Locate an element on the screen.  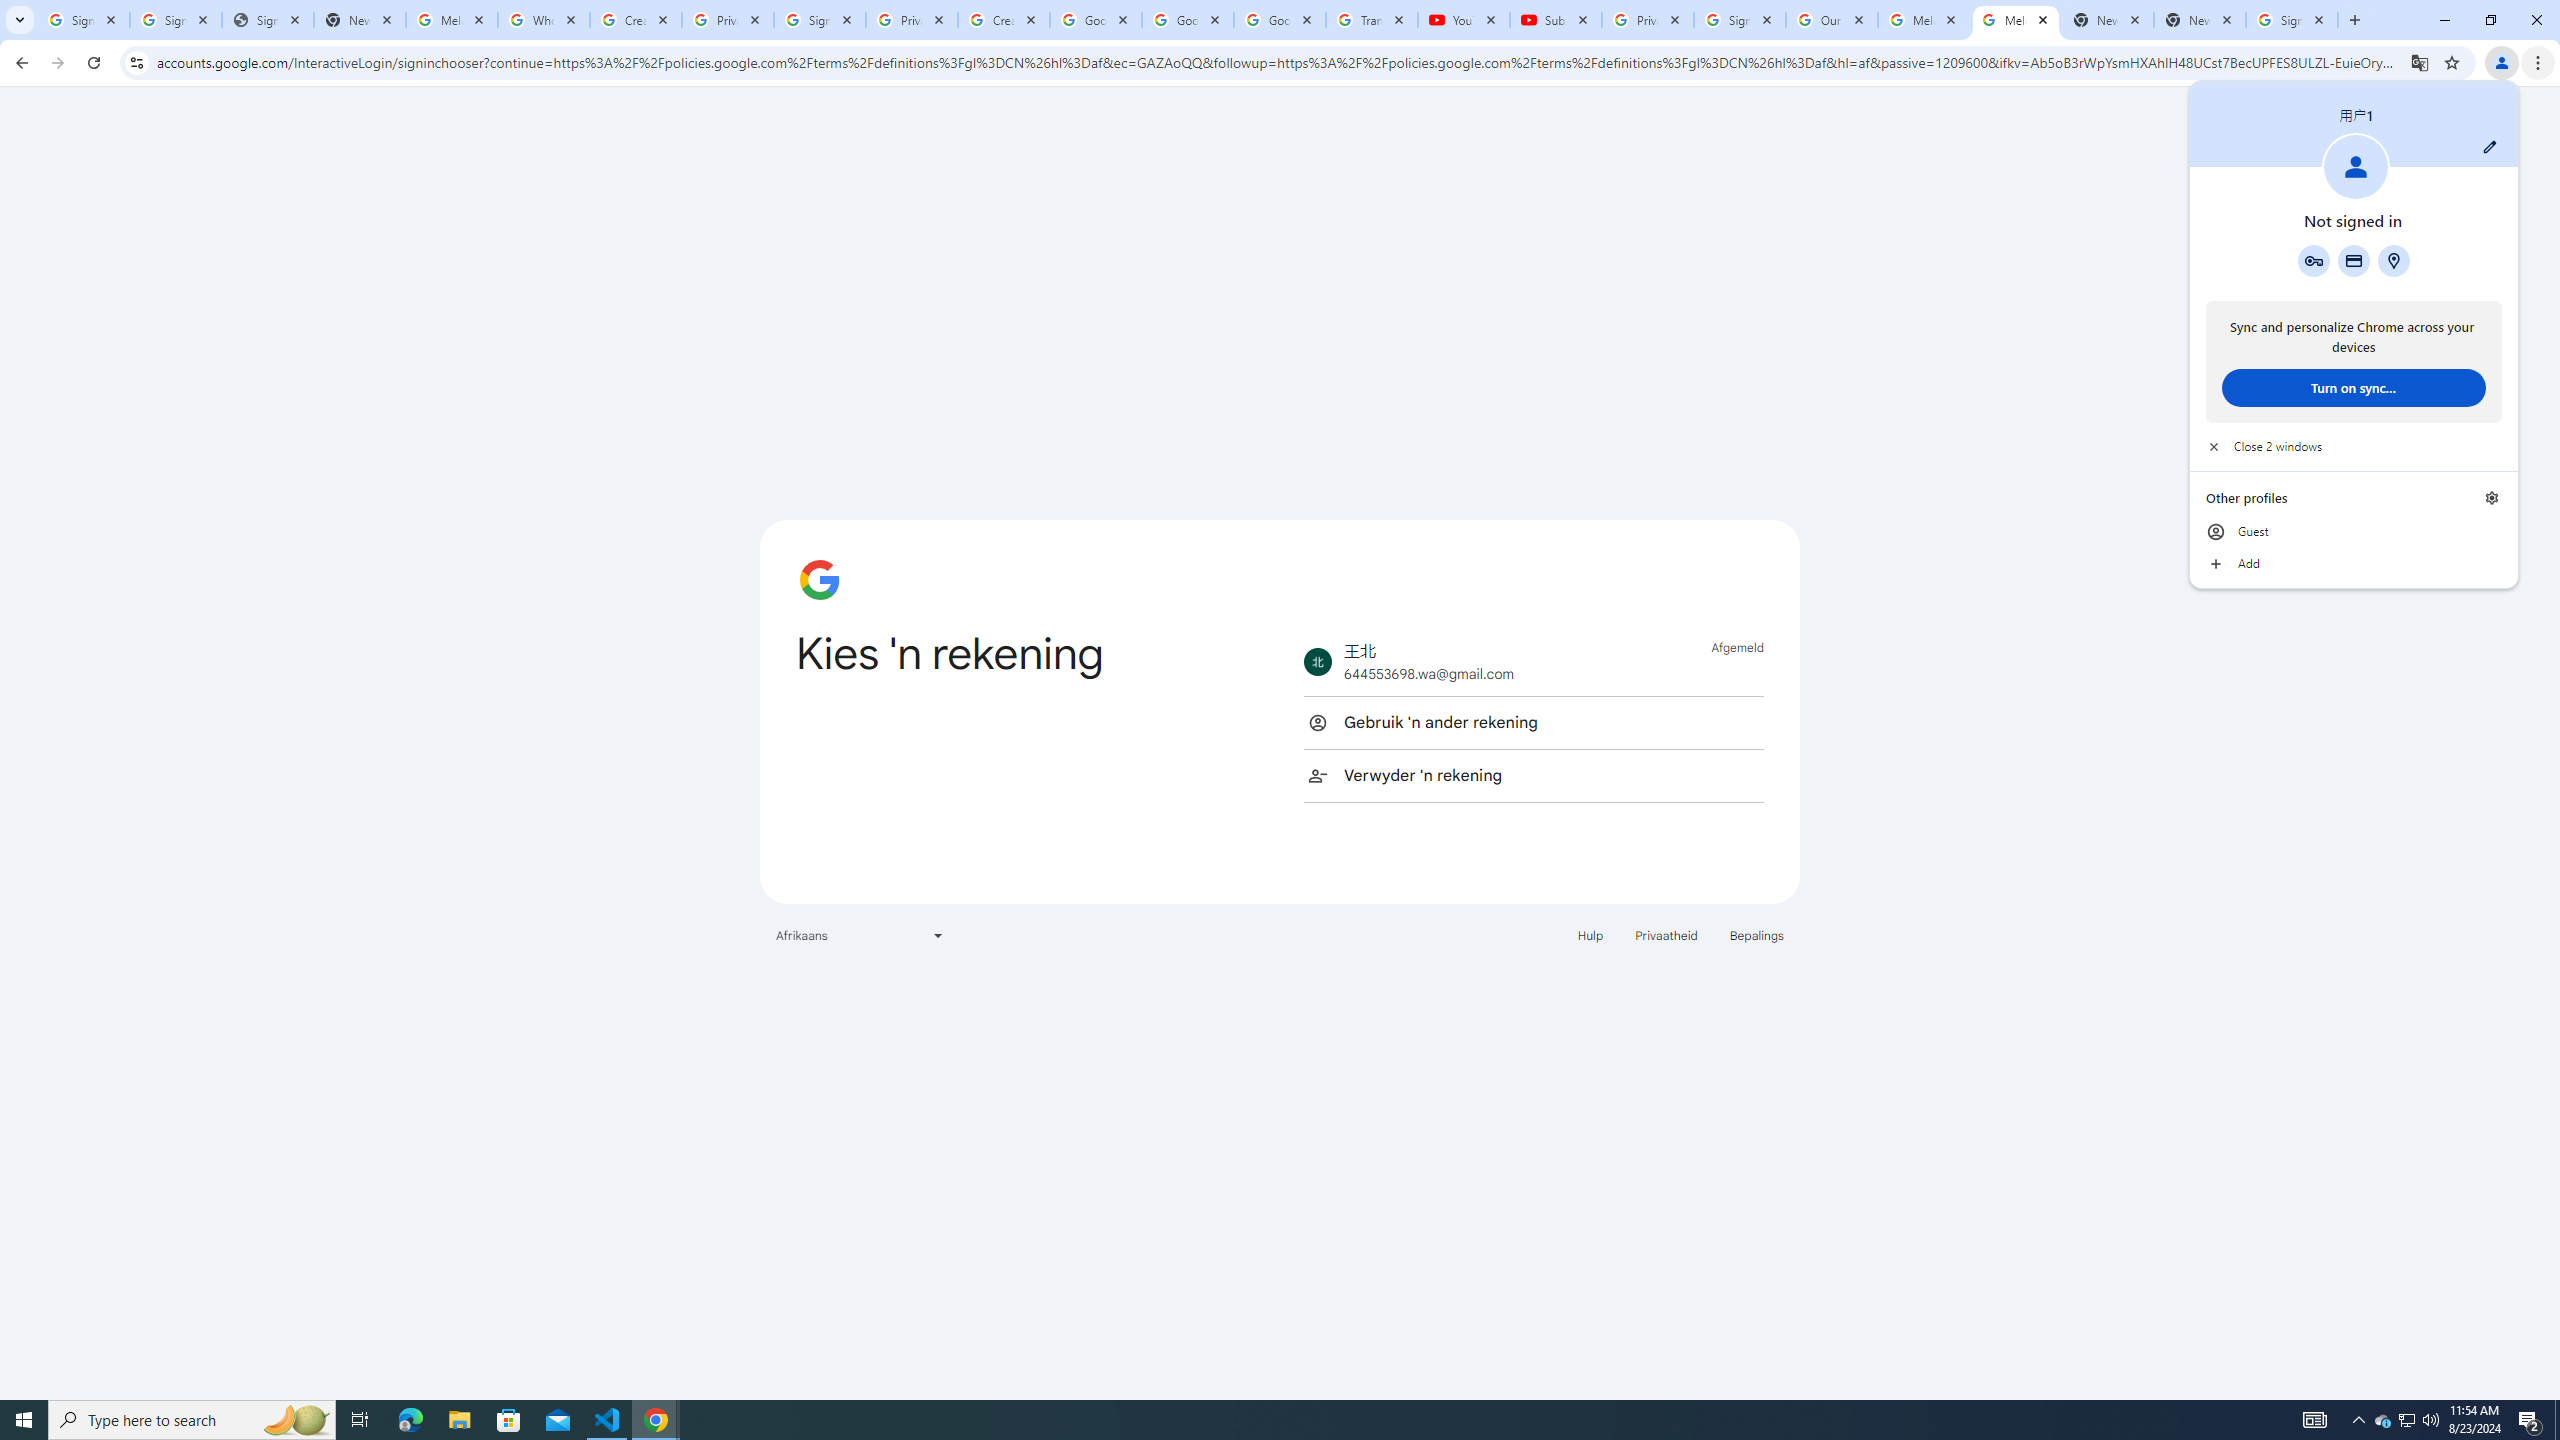
'Customize profile' is located at coordinates (2488, 145).